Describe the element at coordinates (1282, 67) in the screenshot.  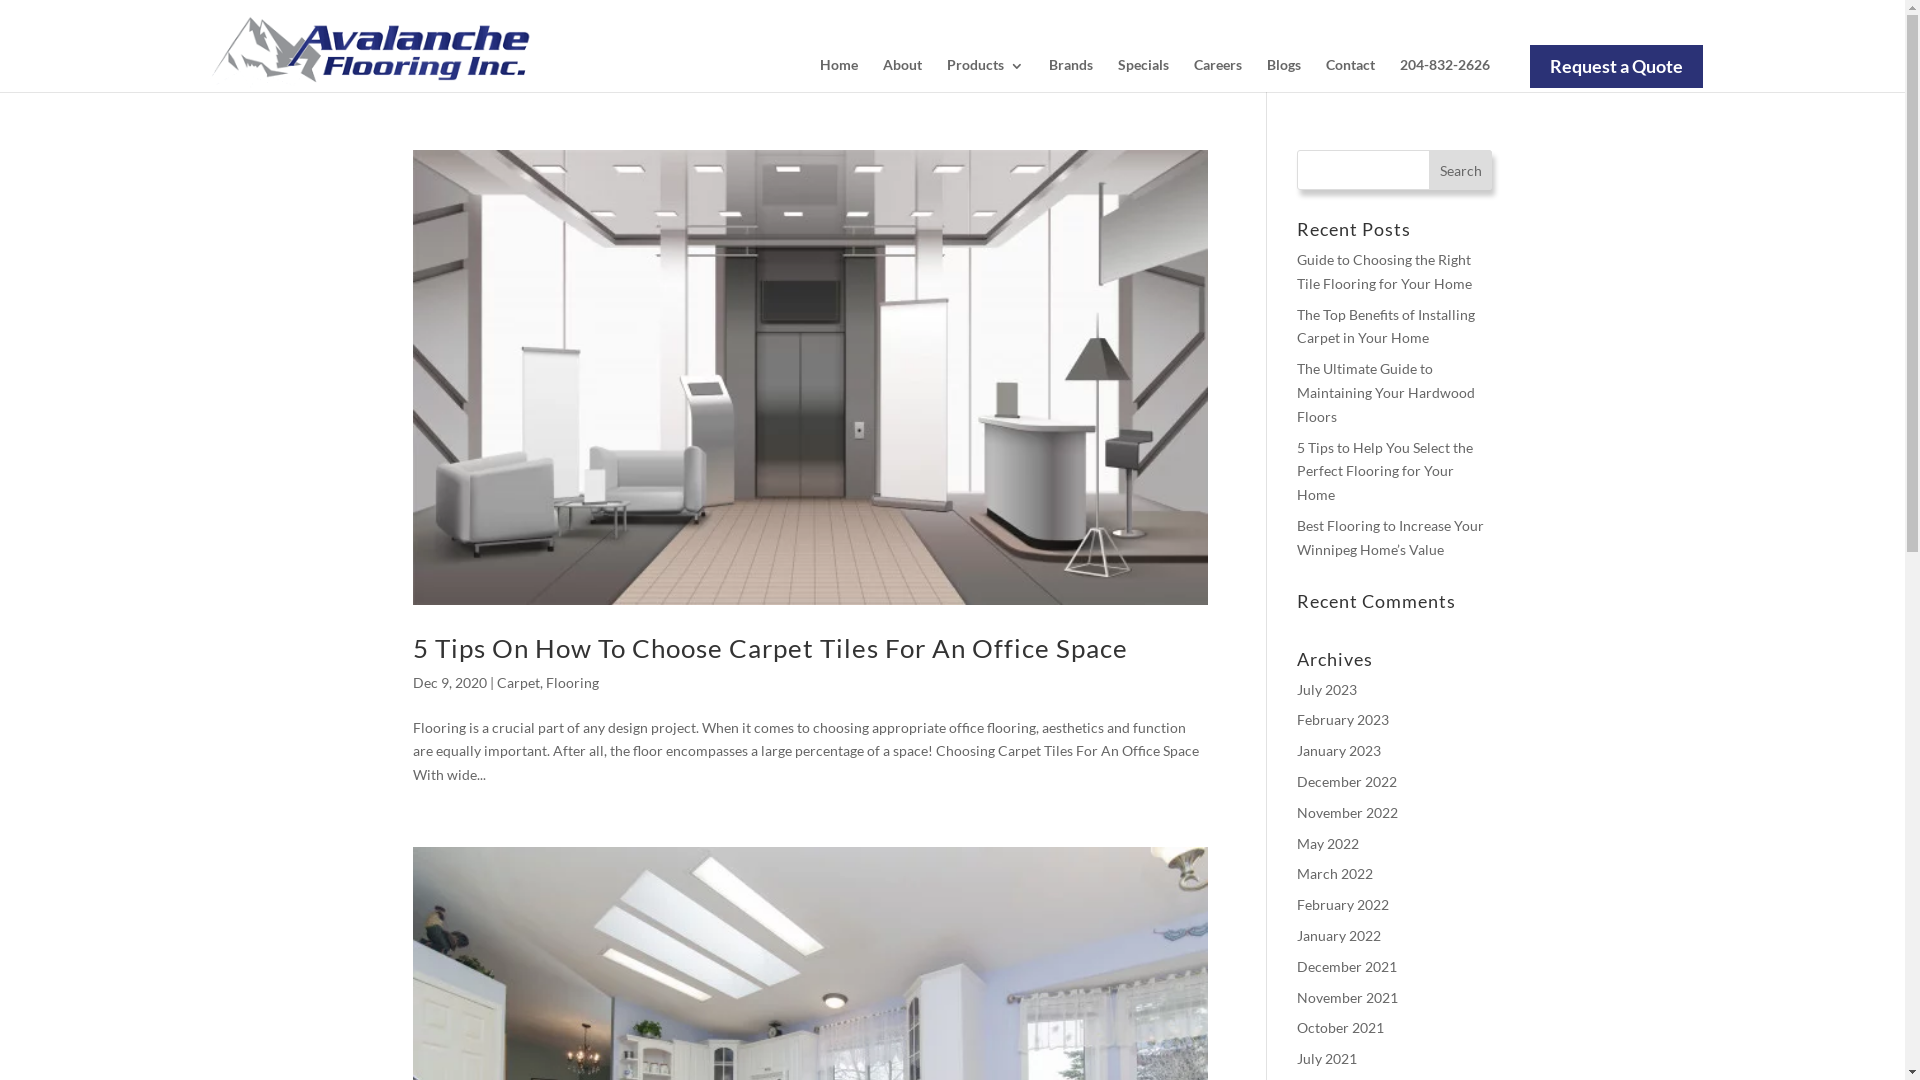
I see `'Blogs'` at that location.